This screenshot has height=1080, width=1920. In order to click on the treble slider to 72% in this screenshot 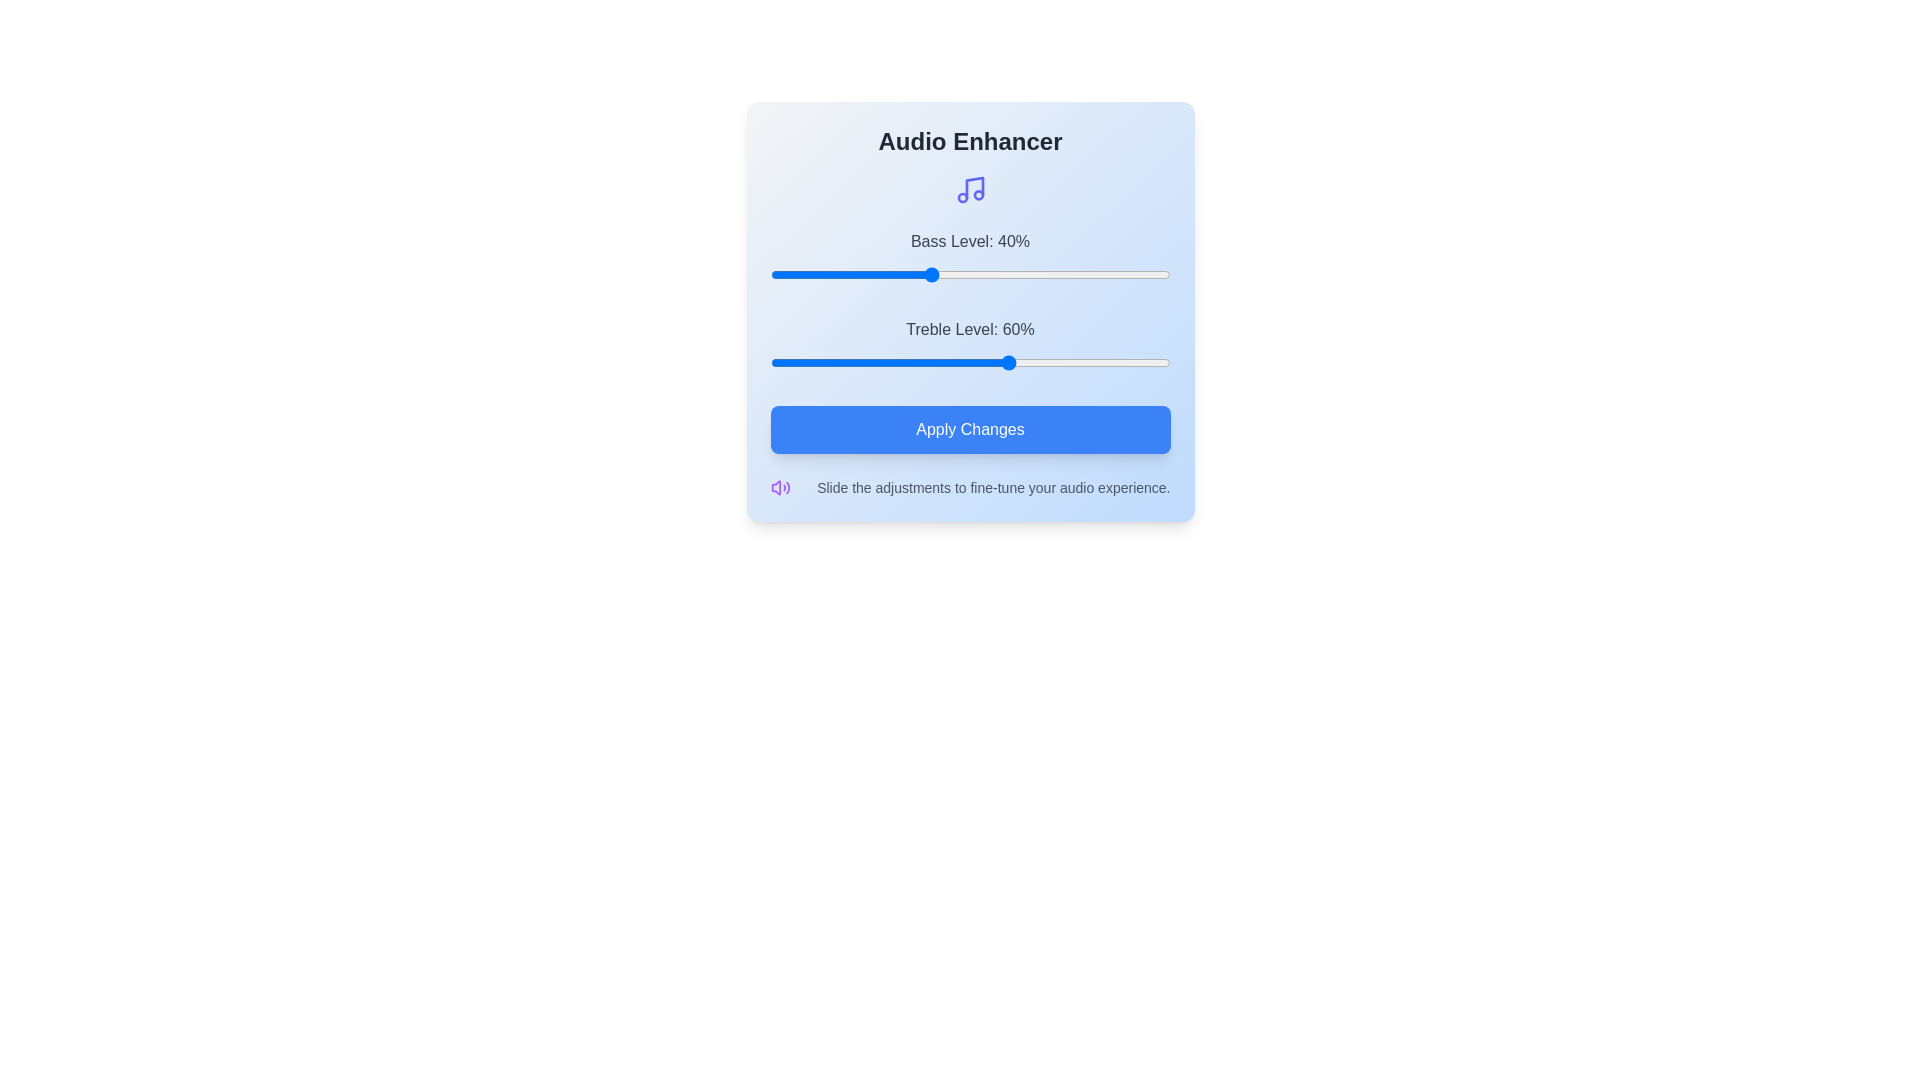, I will do `click(1057, 362)`.